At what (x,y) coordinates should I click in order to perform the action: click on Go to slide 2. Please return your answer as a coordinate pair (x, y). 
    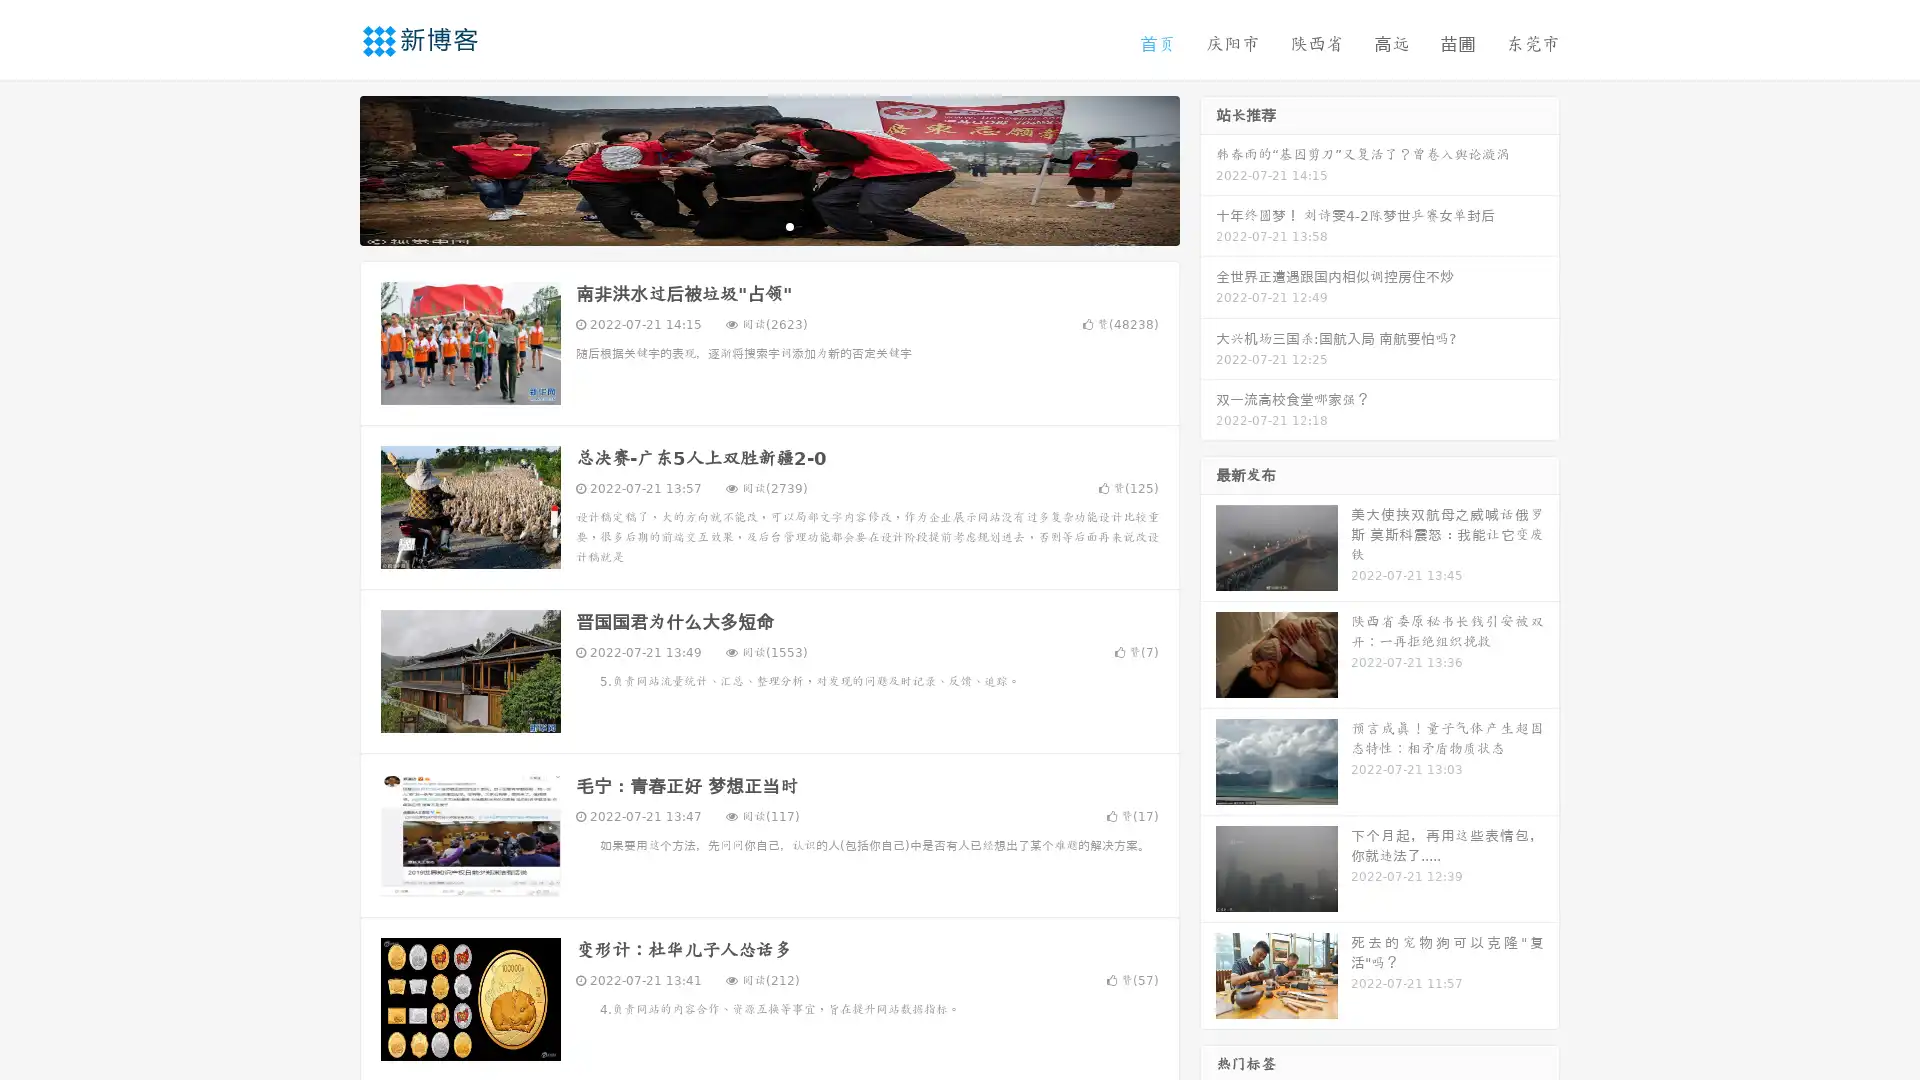
    Looking at the image, I should click on (768, 225).